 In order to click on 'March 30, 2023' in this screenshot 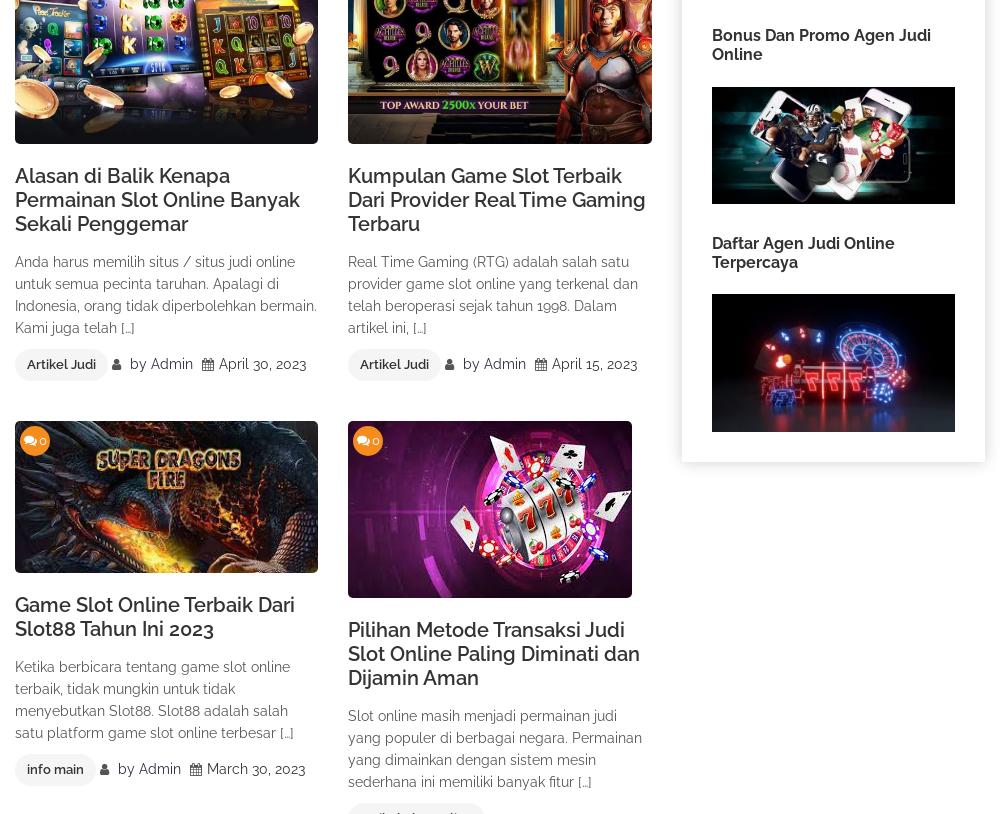, I will do `click(256, 768)`.